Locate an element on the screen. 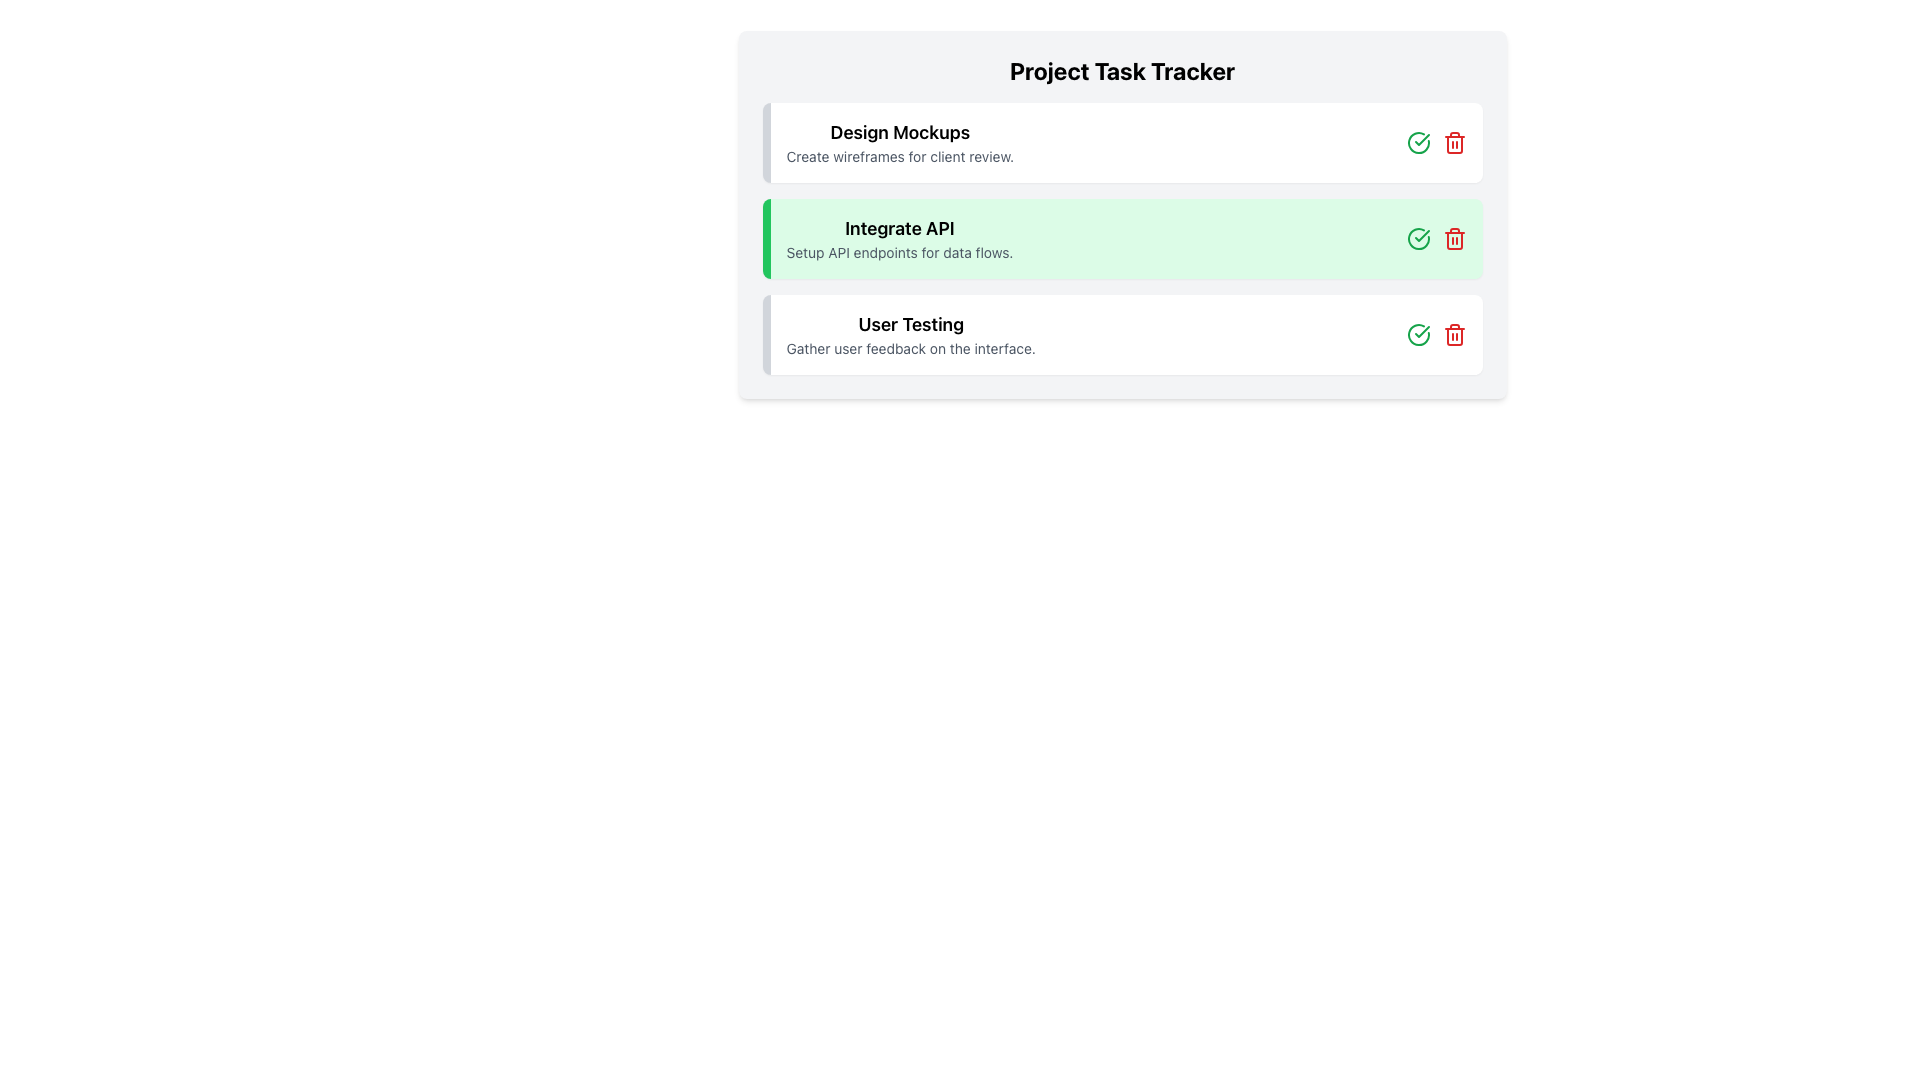 This screenshot has width=1920, height=1080. the delete icon button located at the far-right of the 'Integrate API' row in the 'Project Task Tracker' interface is located at coordinates (1454, 238).